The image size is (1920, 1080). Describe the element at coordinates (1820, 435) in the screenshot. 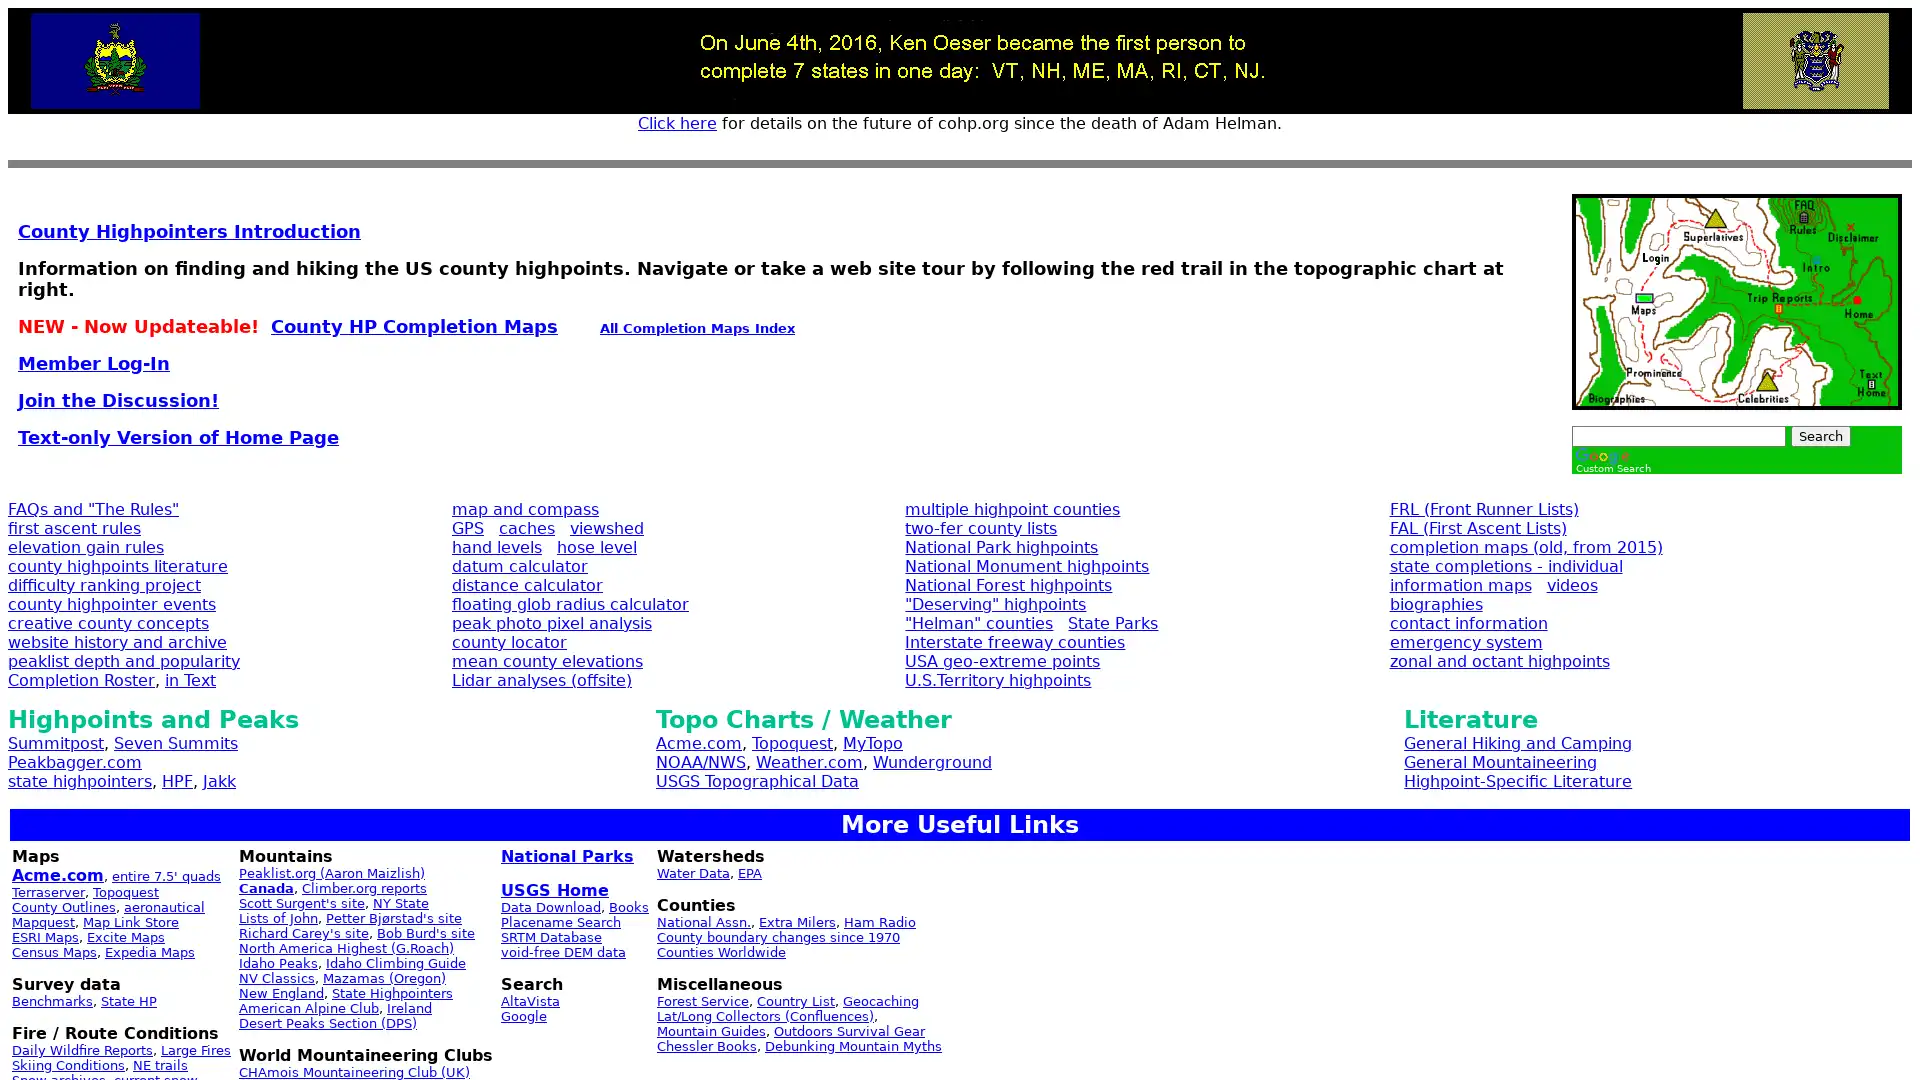

I see `Search` at that location.